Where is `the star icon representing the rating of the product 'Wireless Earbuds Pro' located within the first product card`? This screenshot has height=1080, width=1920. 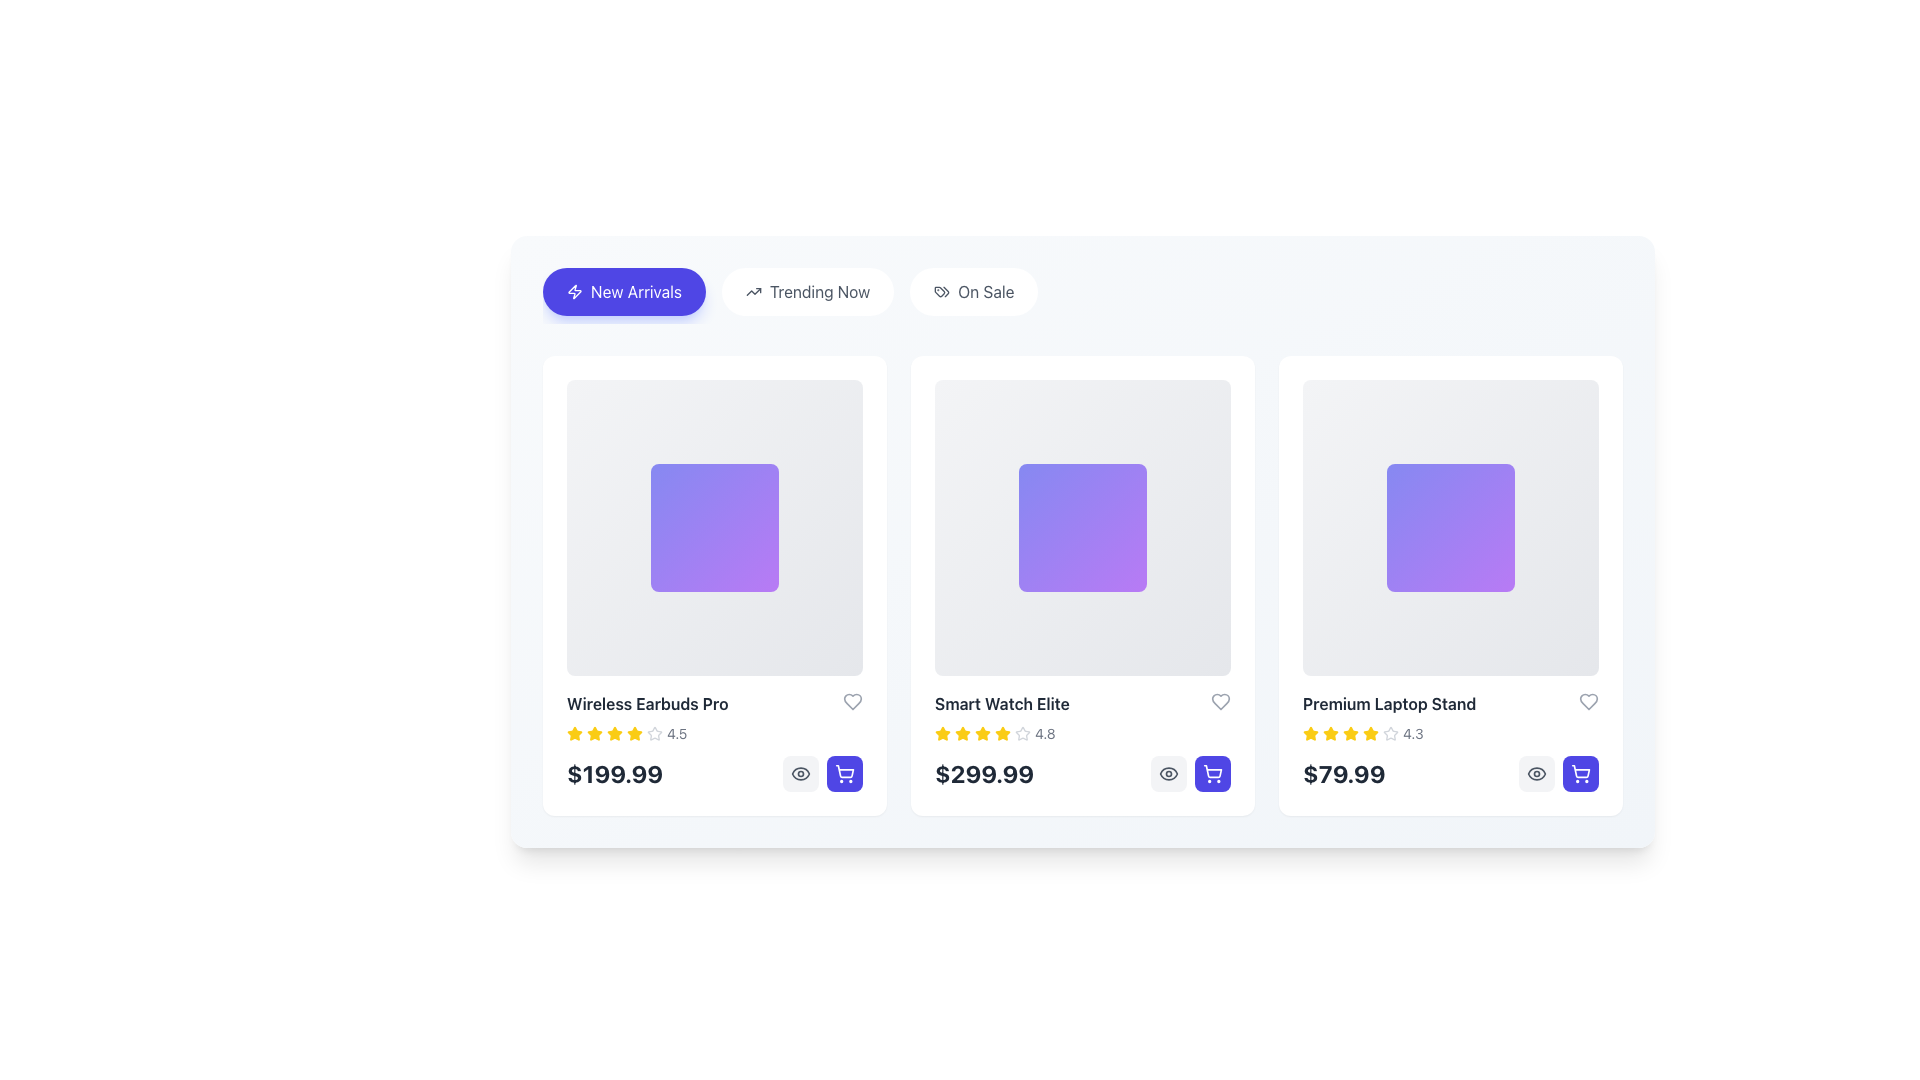 the star icon representing the rating of the product 'Wireless Earbuds Pro' located within the first product card is located at coordinates (574, 733).